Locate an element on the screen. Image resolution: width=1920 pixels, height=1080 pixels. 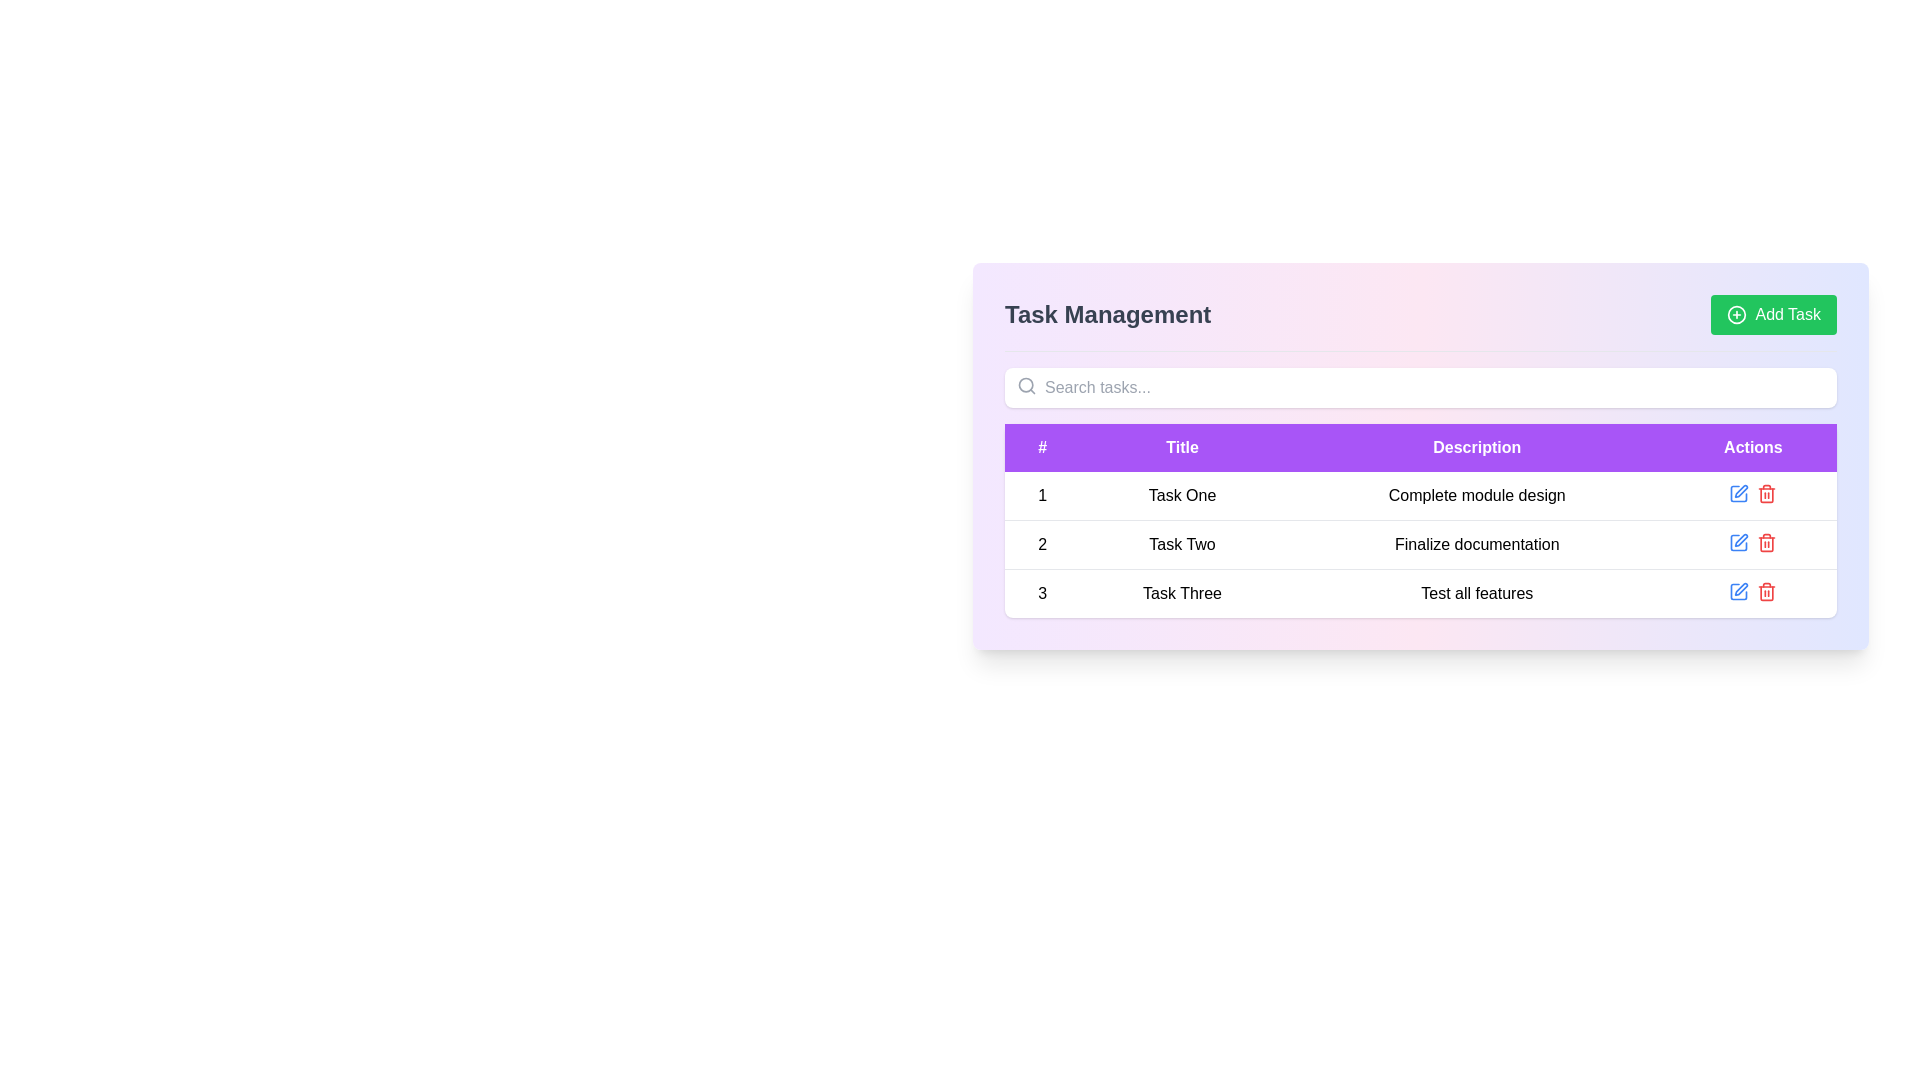
the red trash icon button located in the 'Actions' column of the second row in the displayed table is located at coordinates (1767, 543).